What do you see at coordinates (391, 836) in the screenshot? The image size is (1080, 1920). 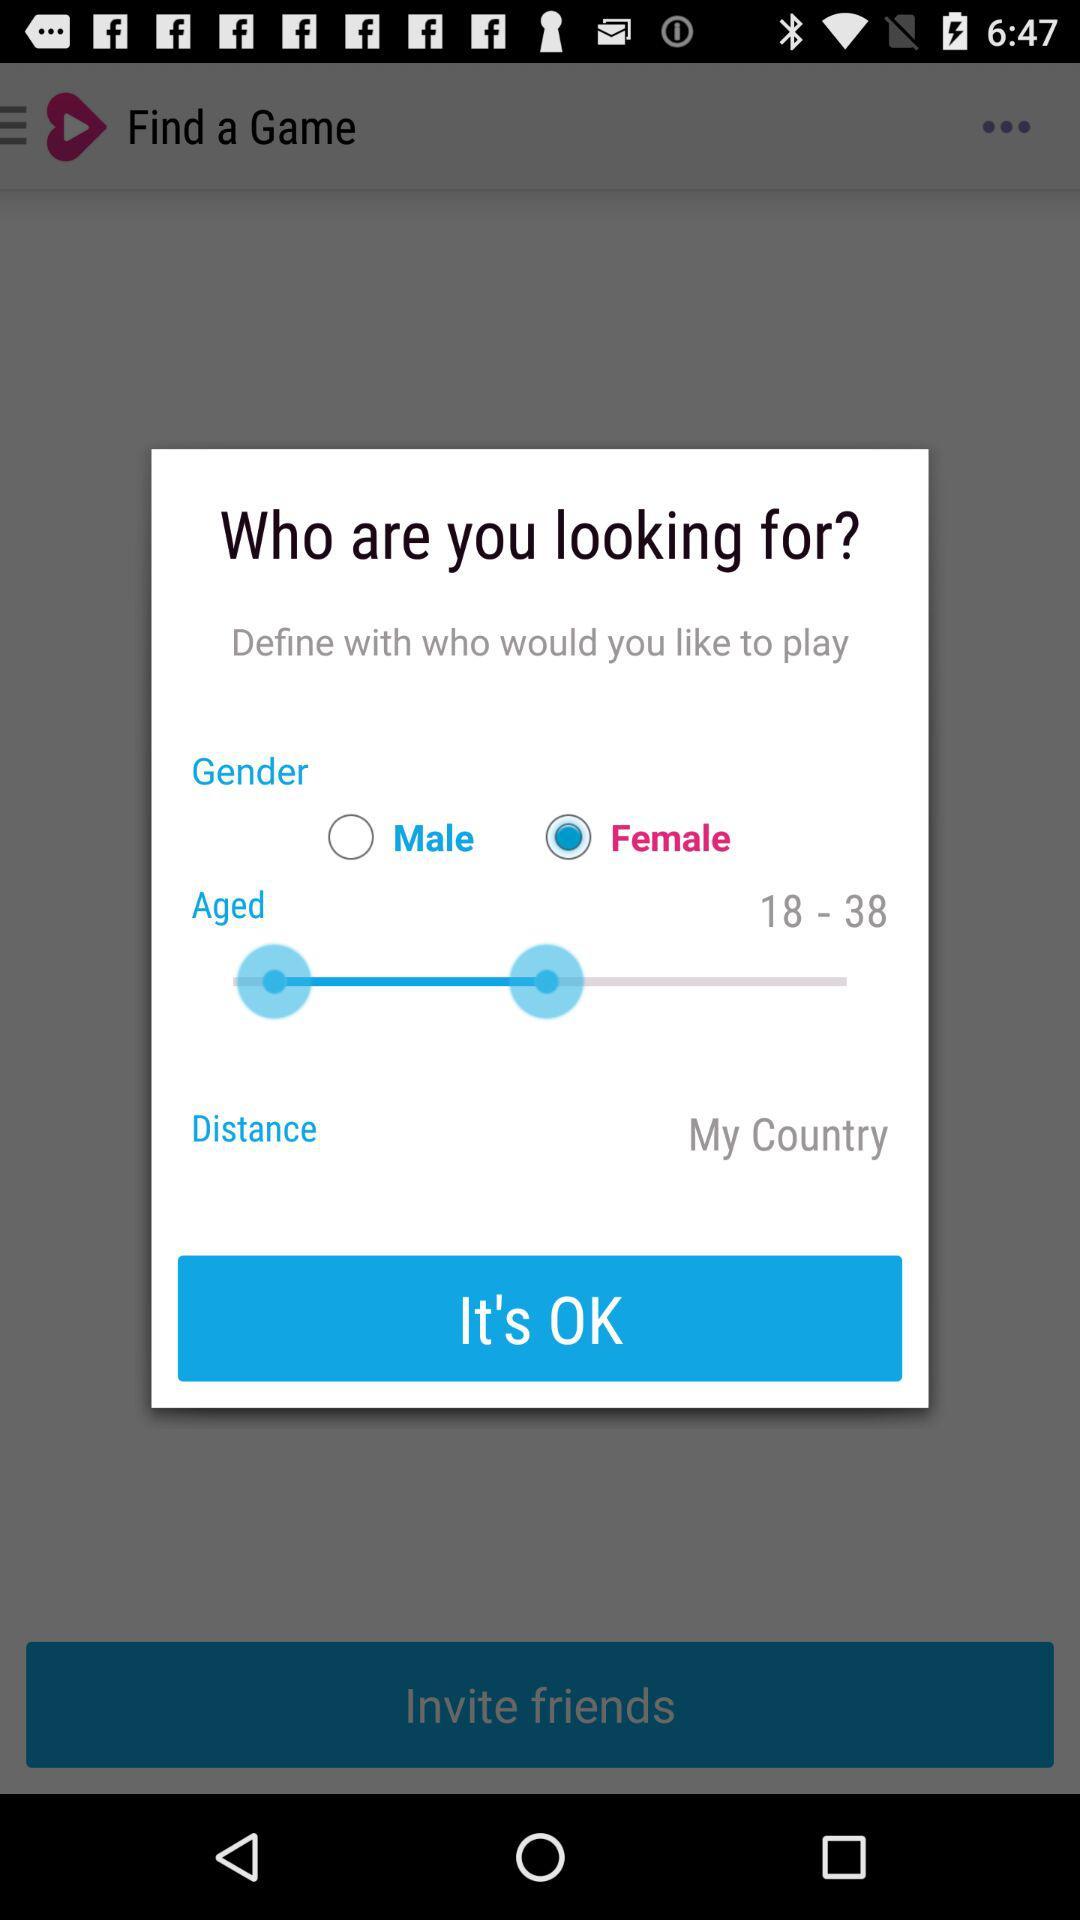 I see `the male item` at bounding box center [391, 836].